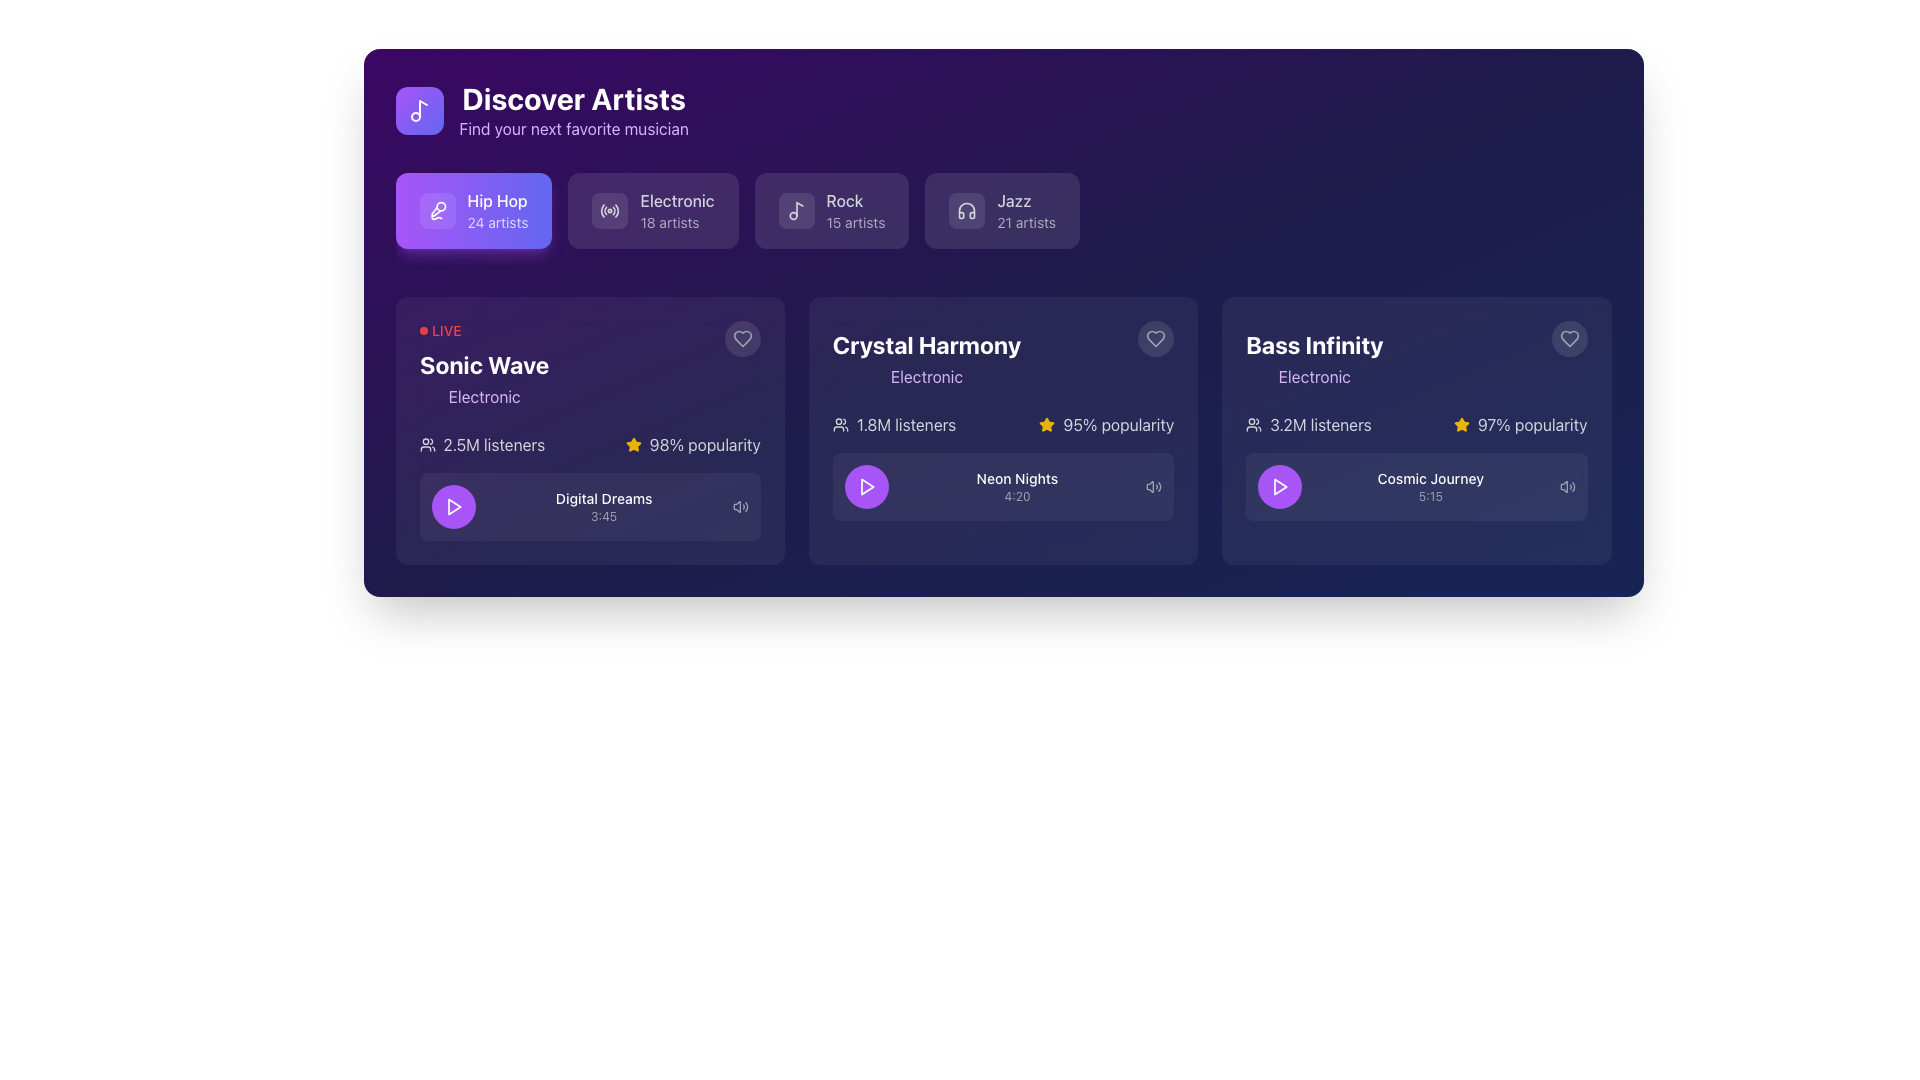 This screenshot has width=1920, height=1080. What do you see at coordinates (1017, 486) in the screenshot?
I see `the text block displaying the title 'Neon Nights' in white text, located in the card for the musical artist 'Crystal Harmony', positioned towards the bottom right of the circular play button` at bounding box center [1017, 486].